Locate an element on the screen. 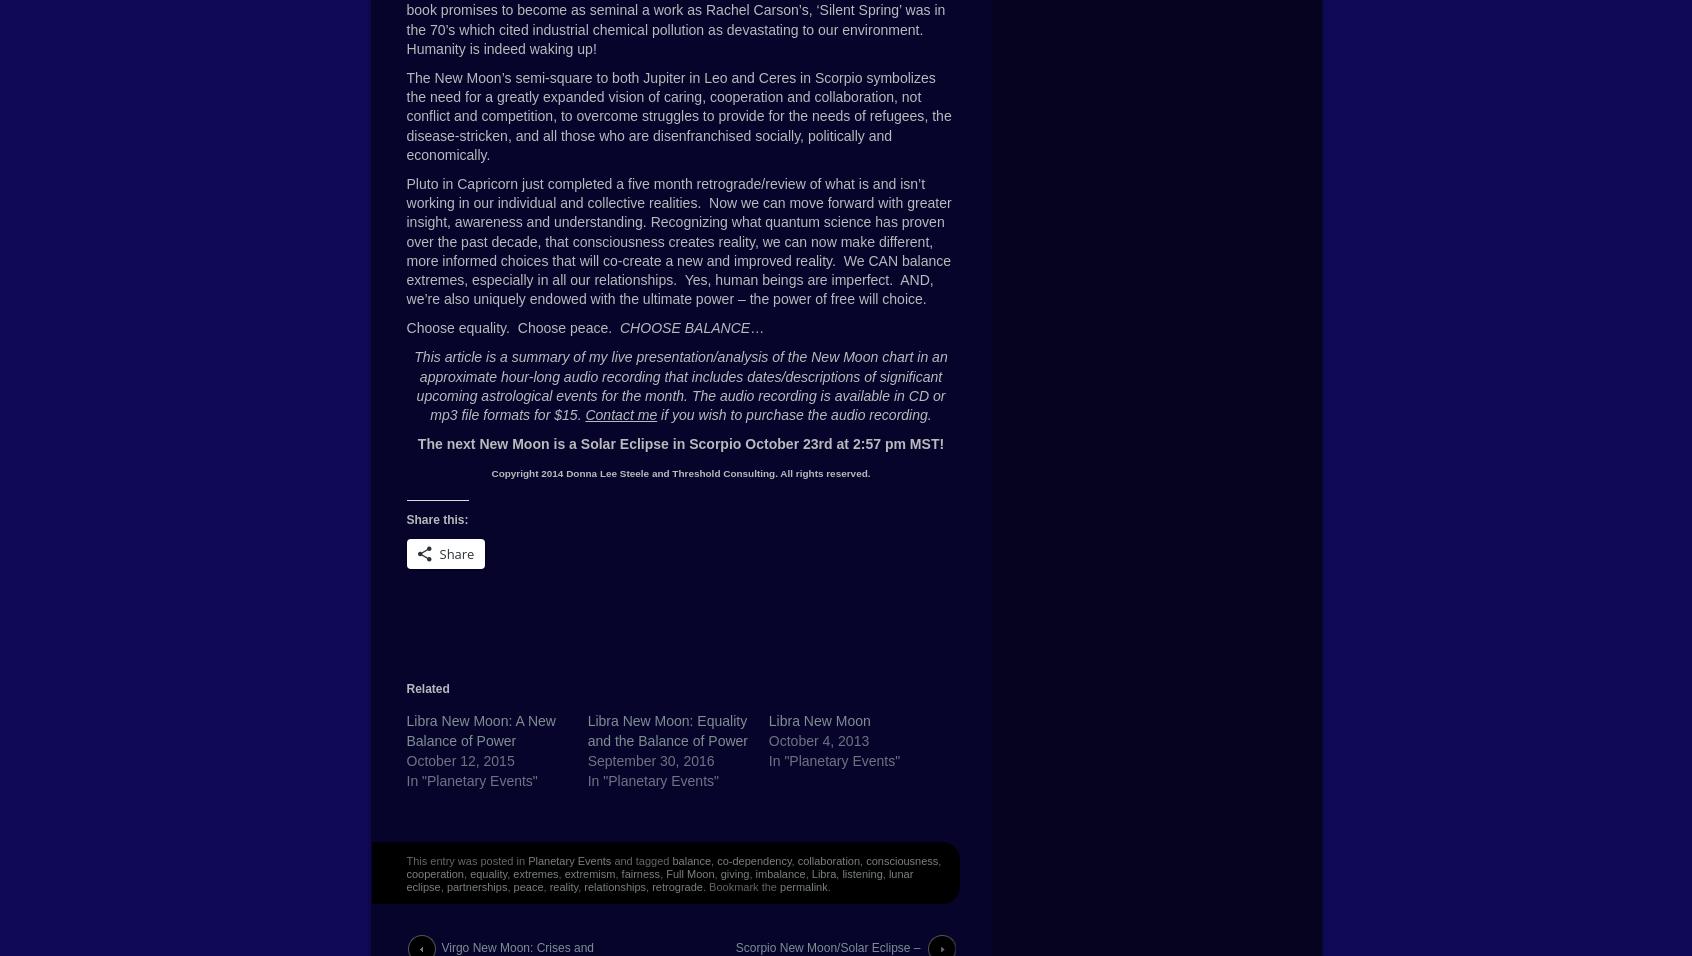 This screenshot has width=1692, height=956. 'Contact me' is located at coordinates (619, 414).